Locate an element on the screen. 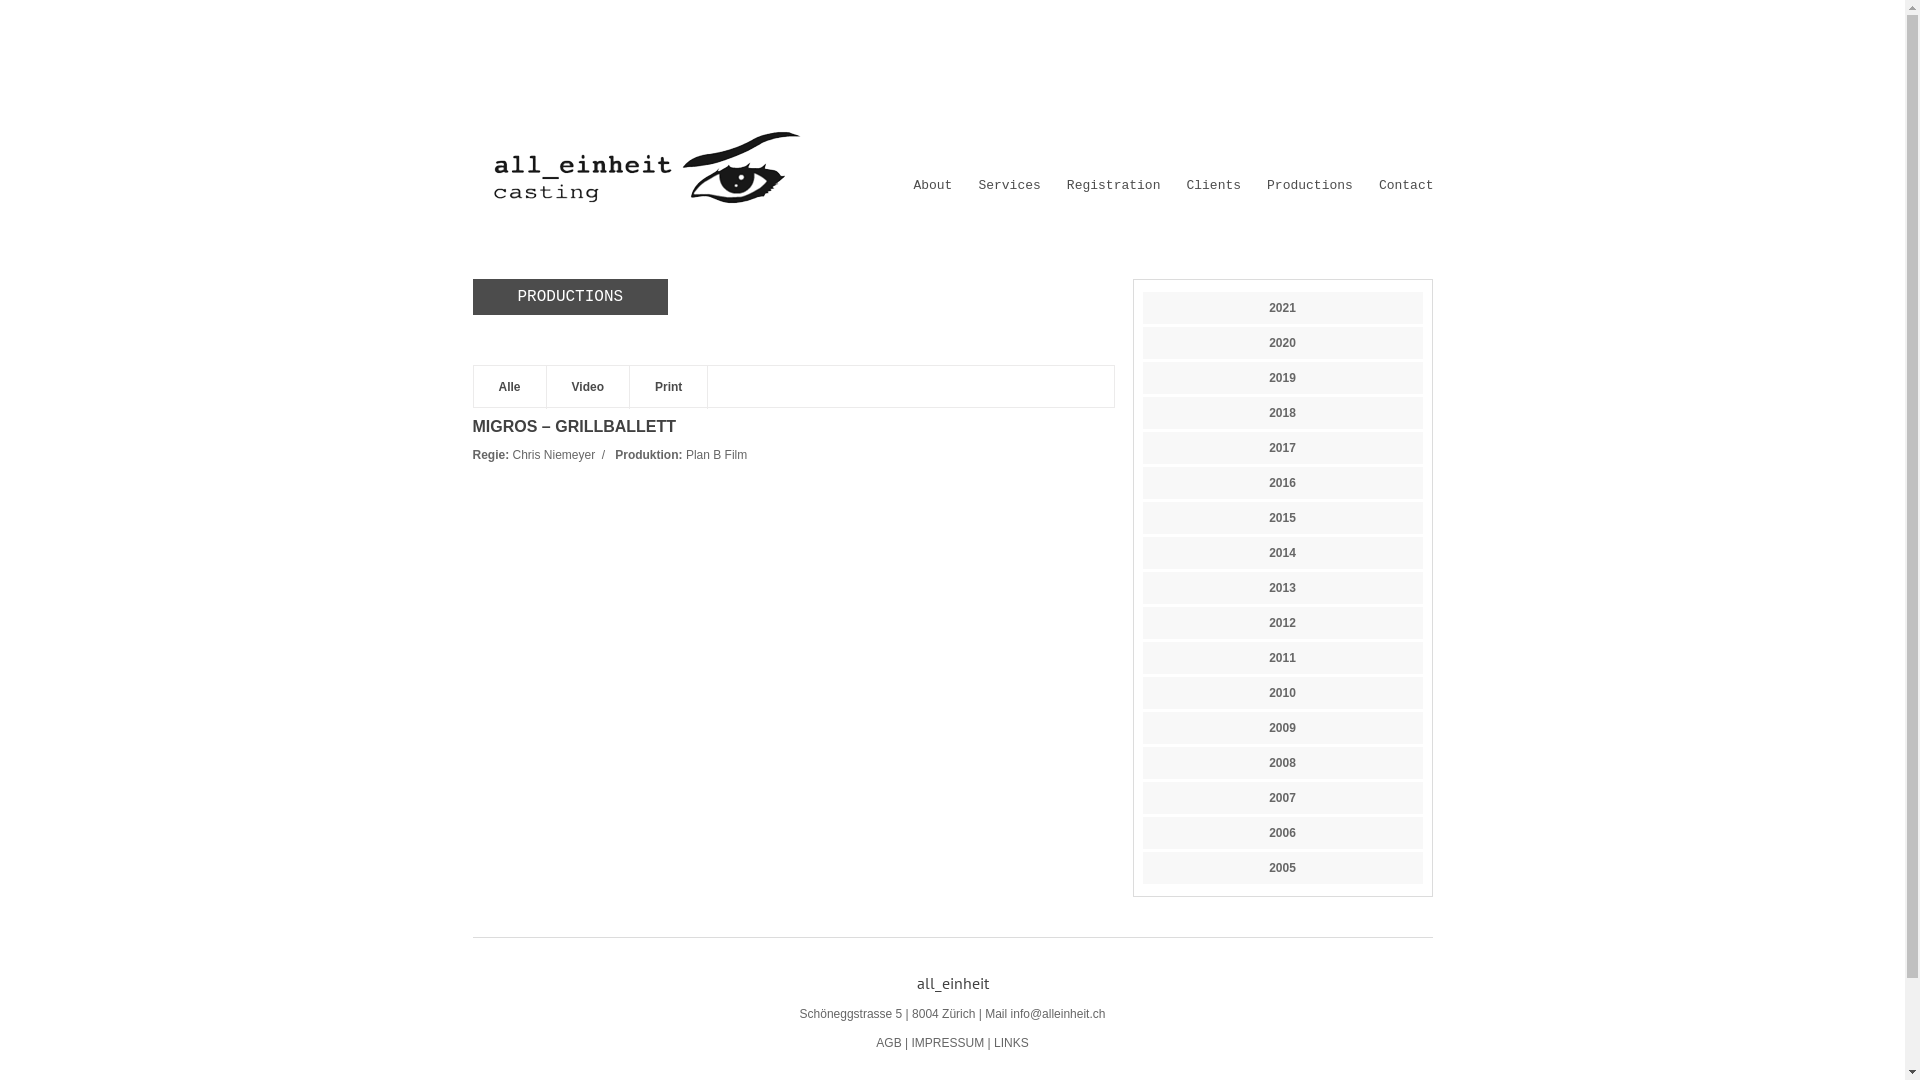 The image size is (1920, 1080). '2012' is located at coordinates (1281, 622).